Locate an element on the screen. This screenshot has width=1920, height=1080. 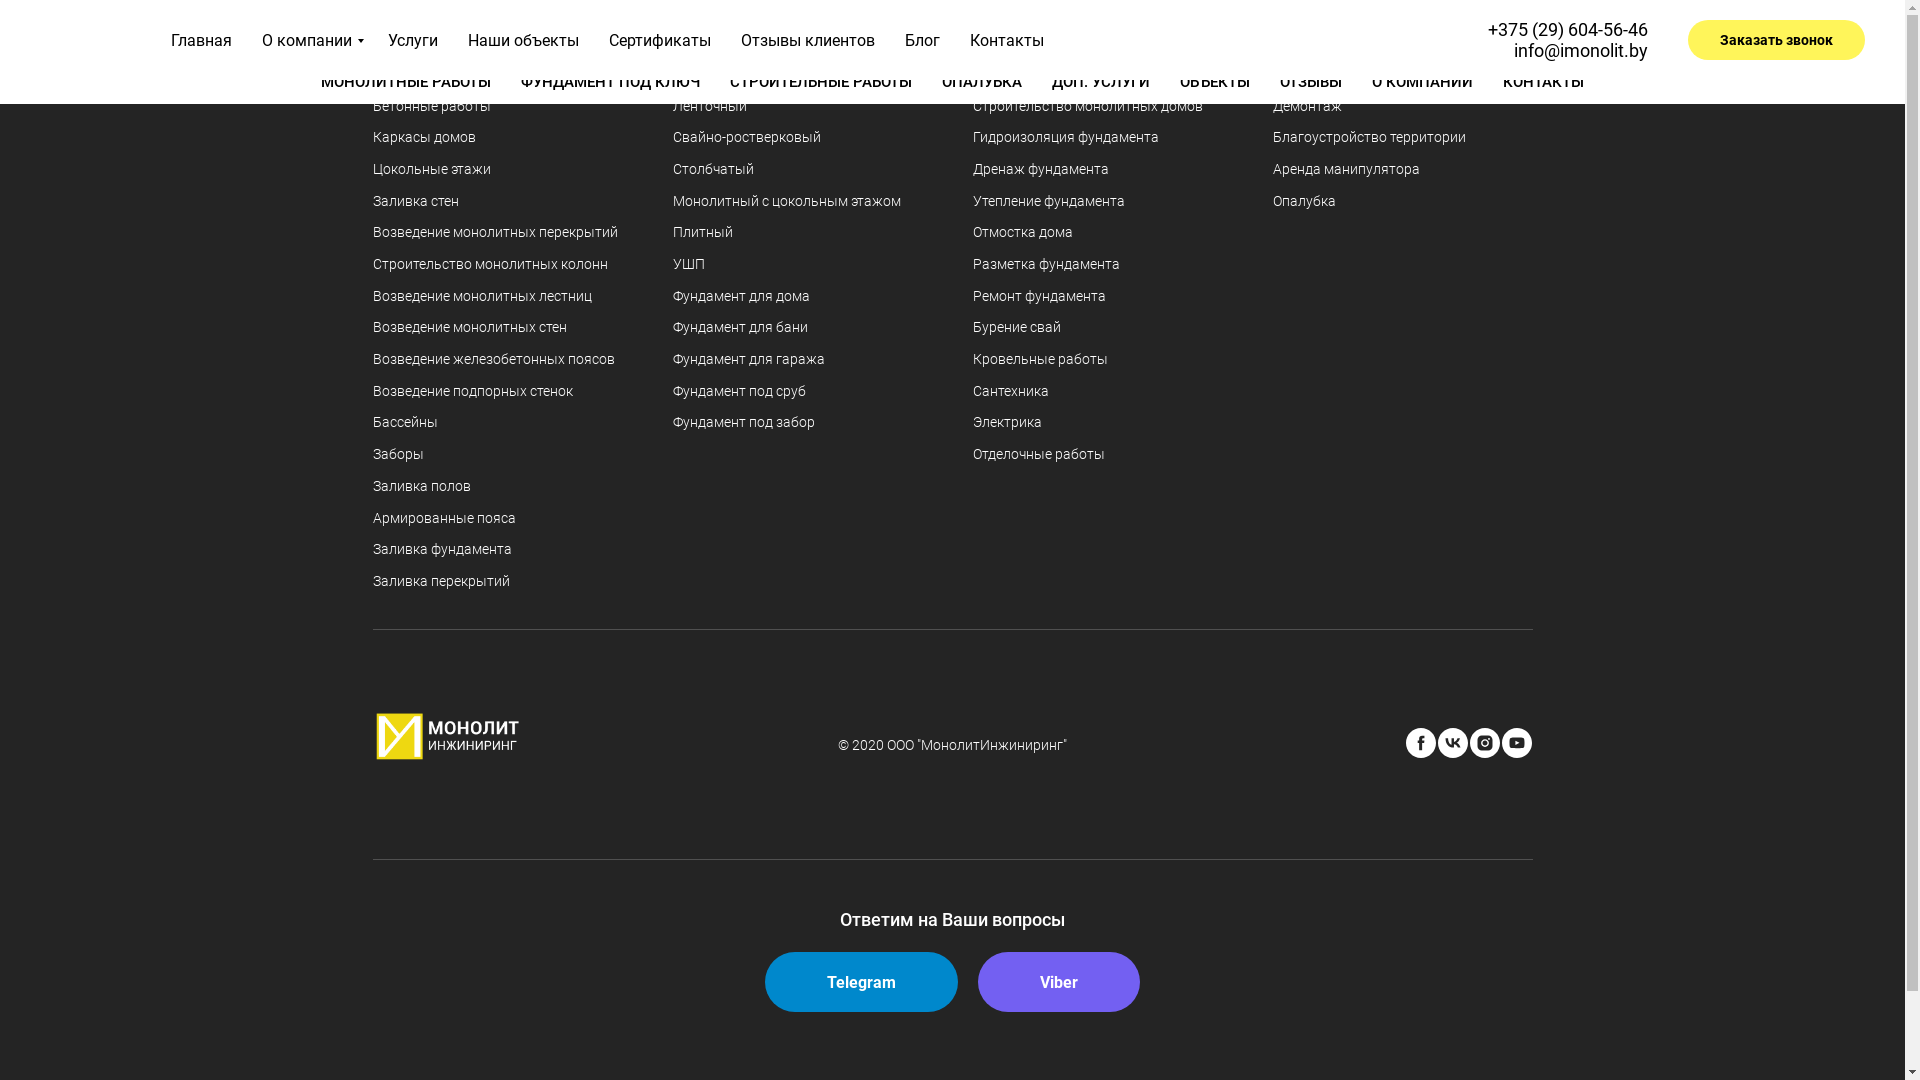
'+375 (29) 604-56-46' is located at coordinates (1567, 29).